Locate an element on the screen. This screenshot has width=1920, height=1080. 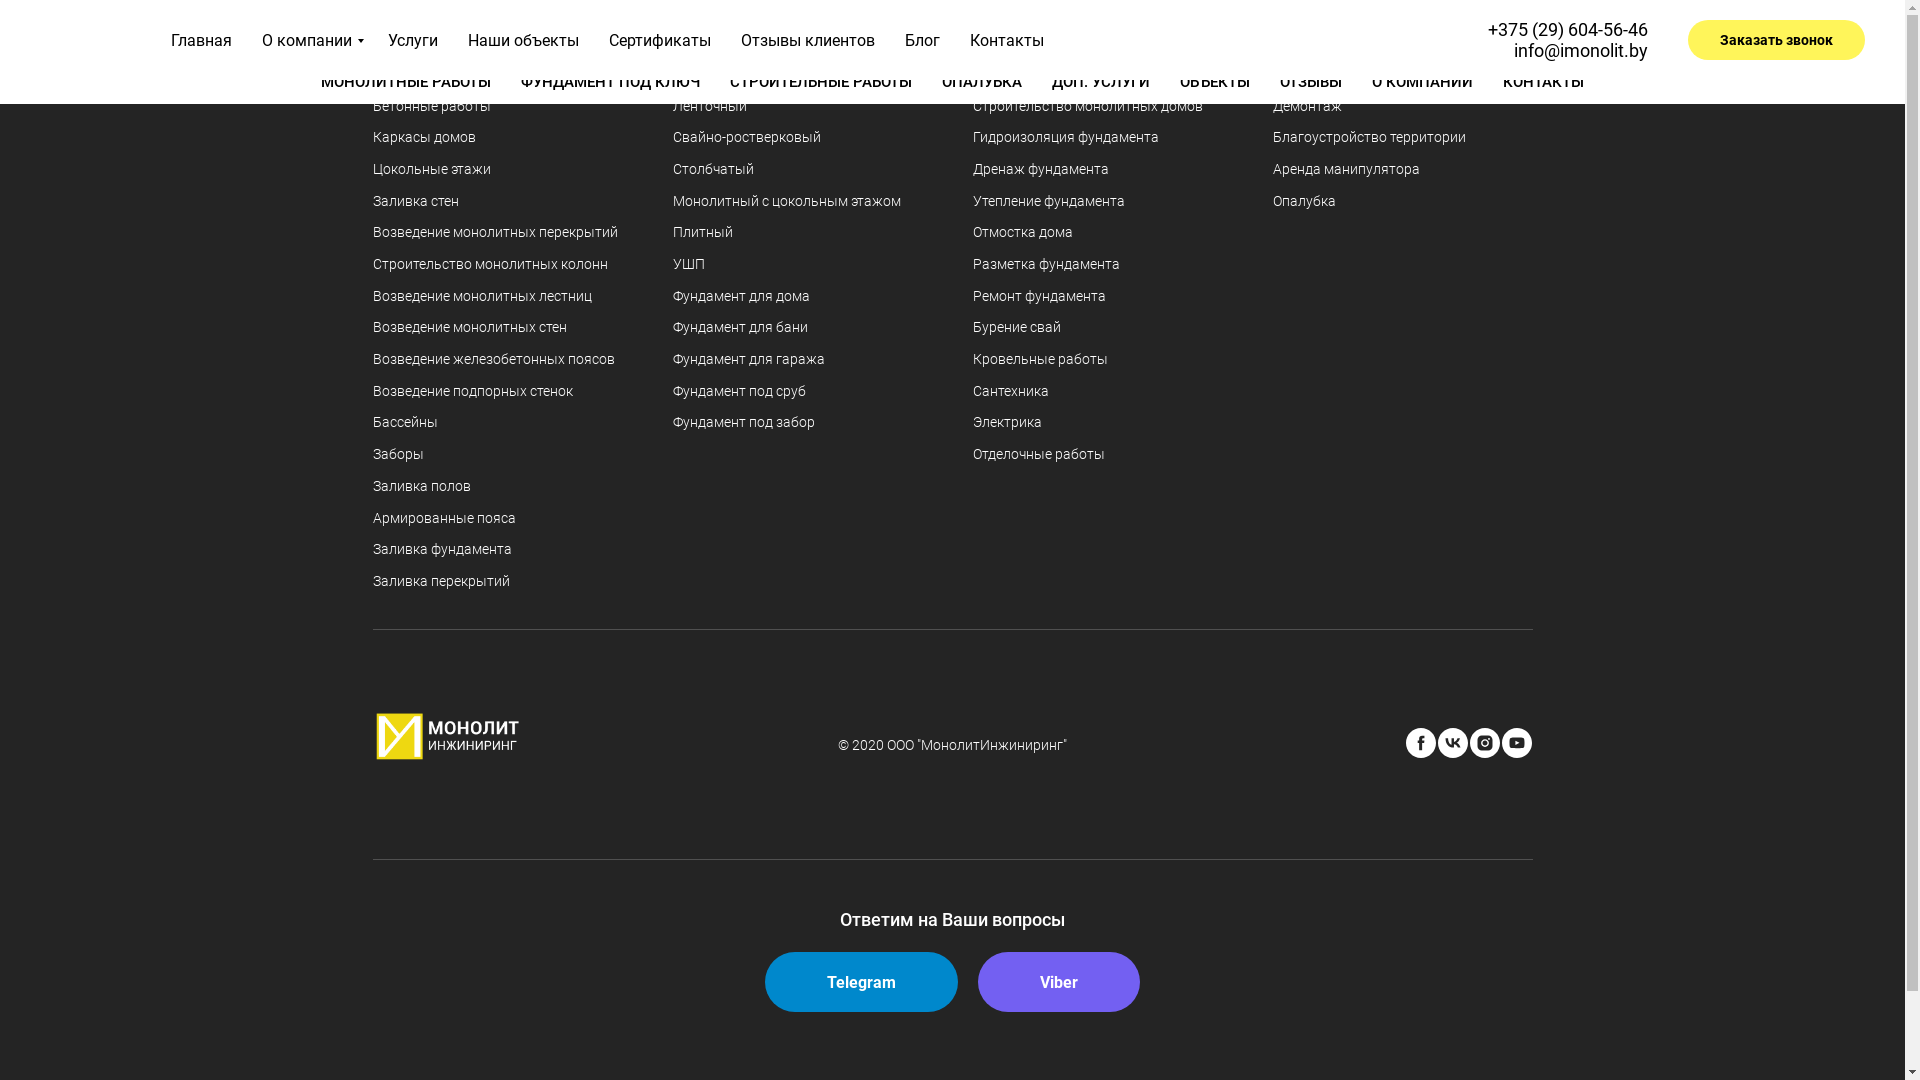
'+375 (29) 604-56-46' is located at coordinates (1567, 29).